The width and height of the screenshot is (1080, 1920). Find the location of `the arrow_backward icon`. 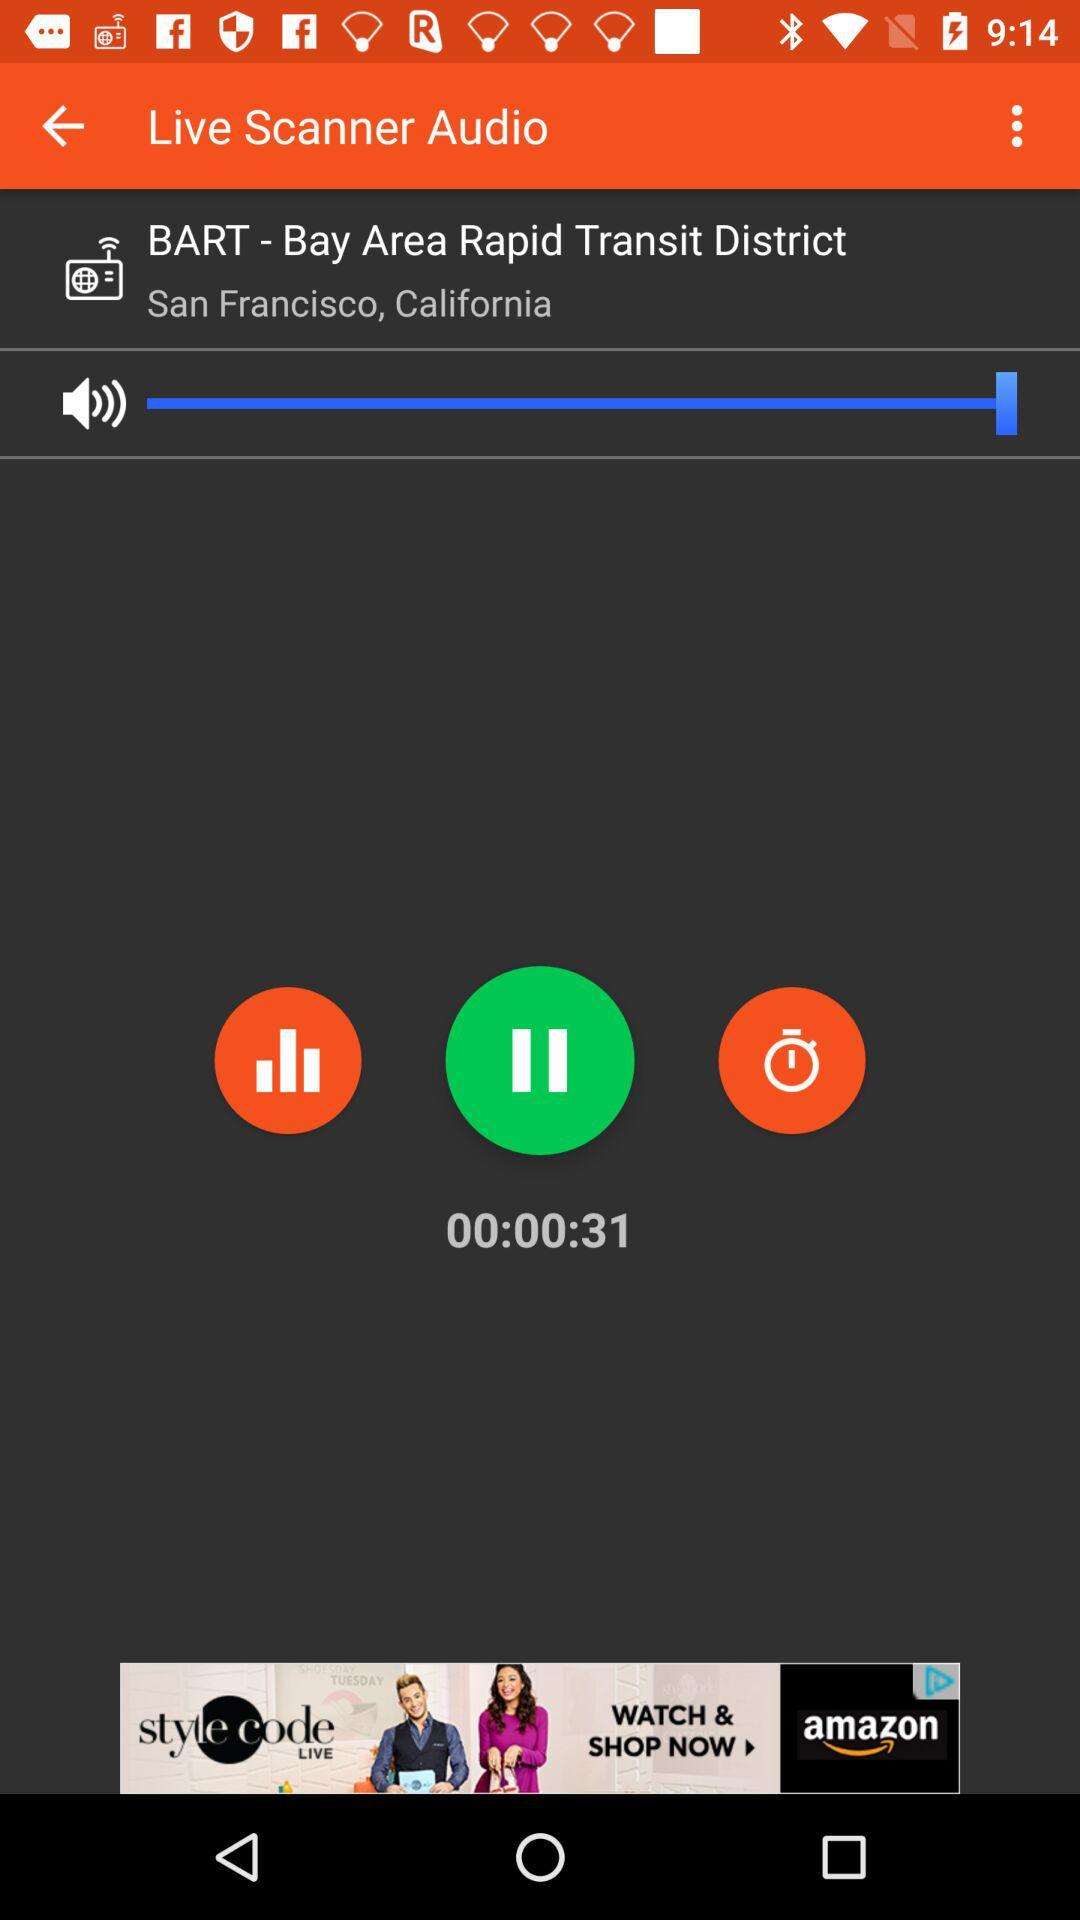

the arrow_backward icon is located at coordinates (61, 124).